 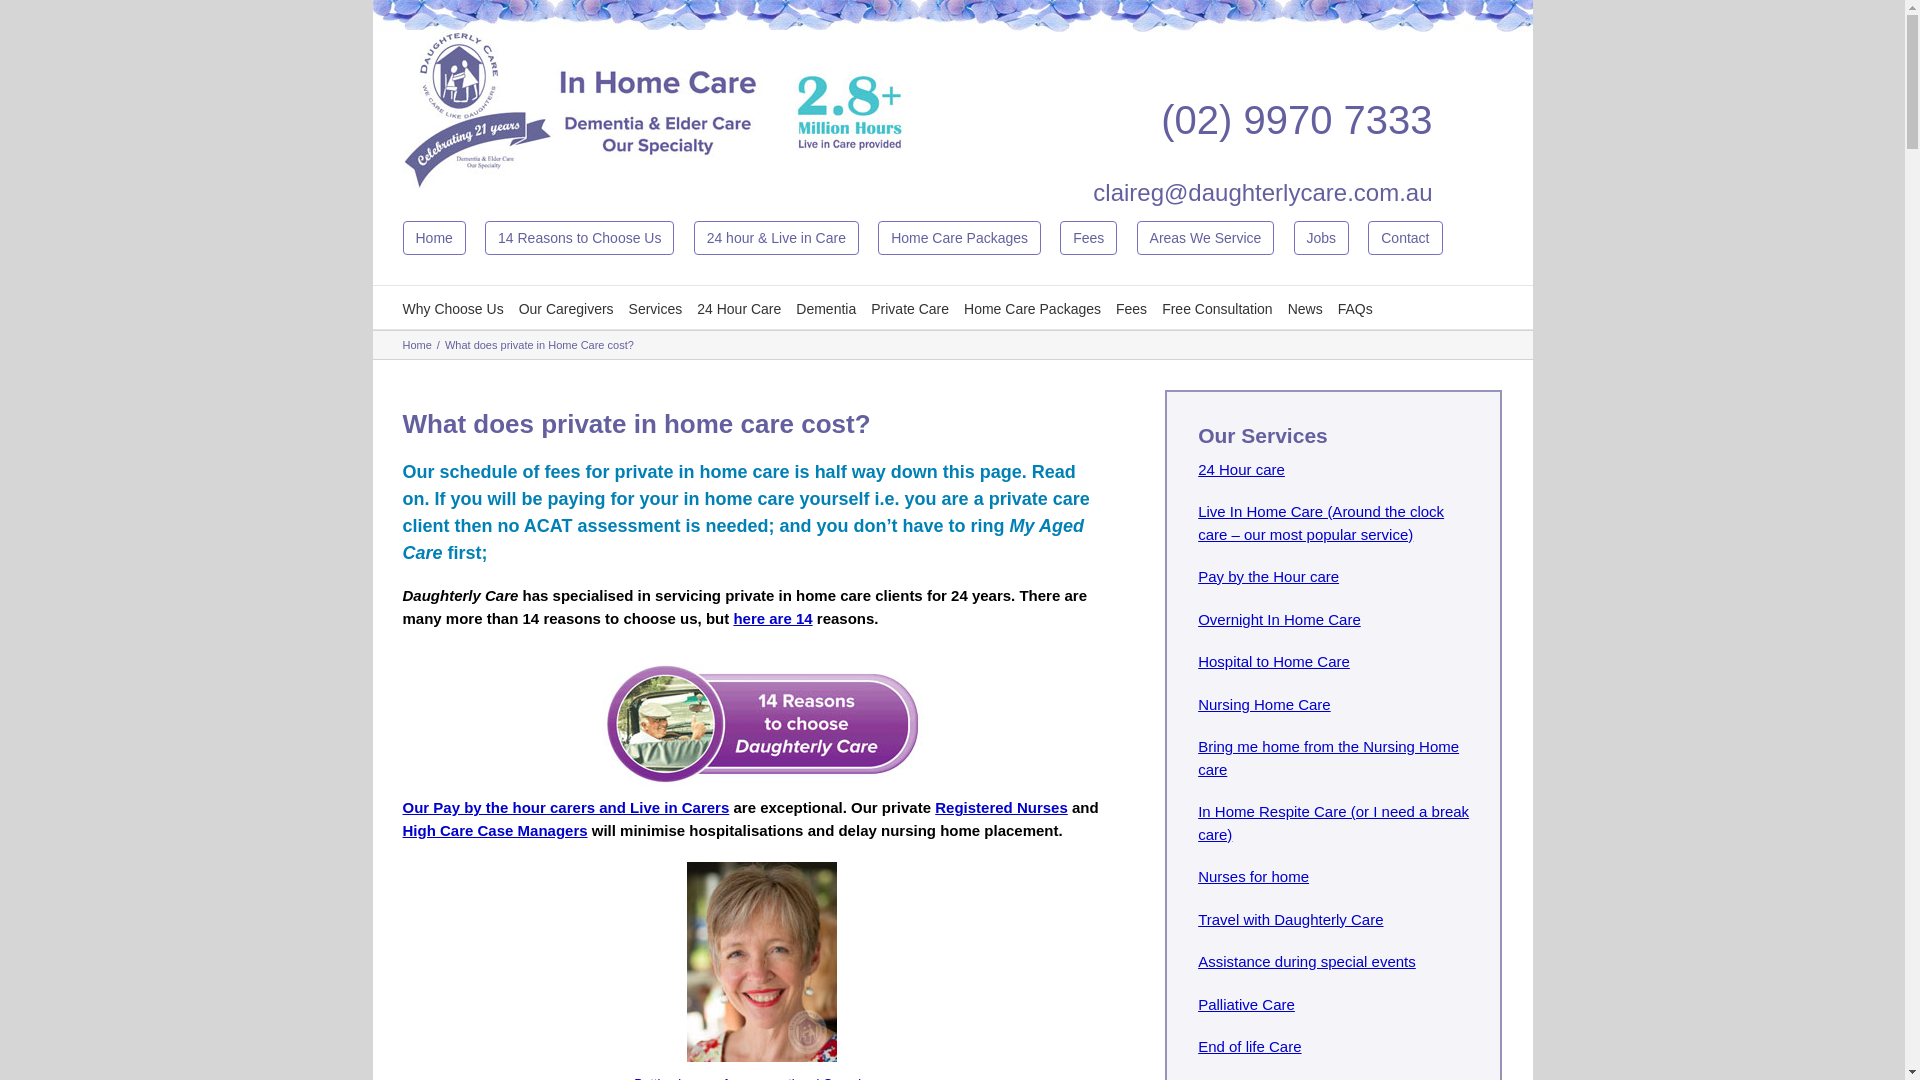 What do you see at coordinates (1198, 703) in the screenshot?
I see `'Nursing Home Care'` at bounding box center [1198, 703].